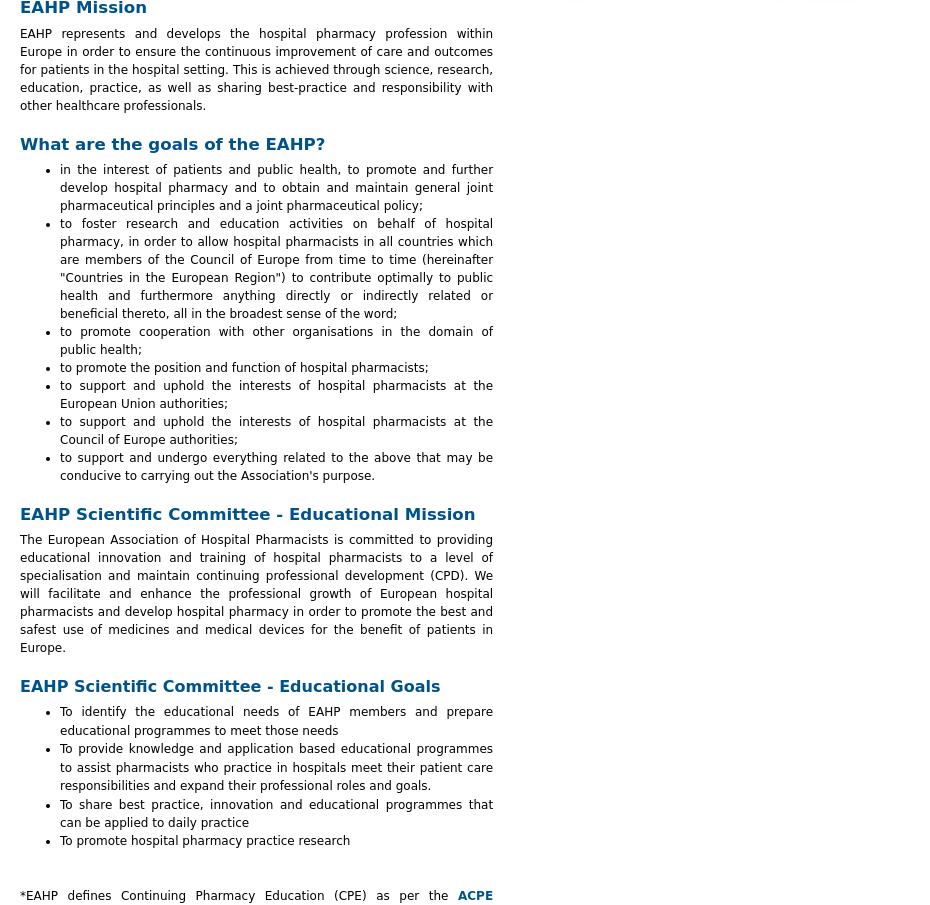 The image size is (930, 905). What do you see at coordinates (18, 512) in the screenshot?
I see `'EAHP Scientific Committee - Educational Mission'` at bounding box center [18, 512].